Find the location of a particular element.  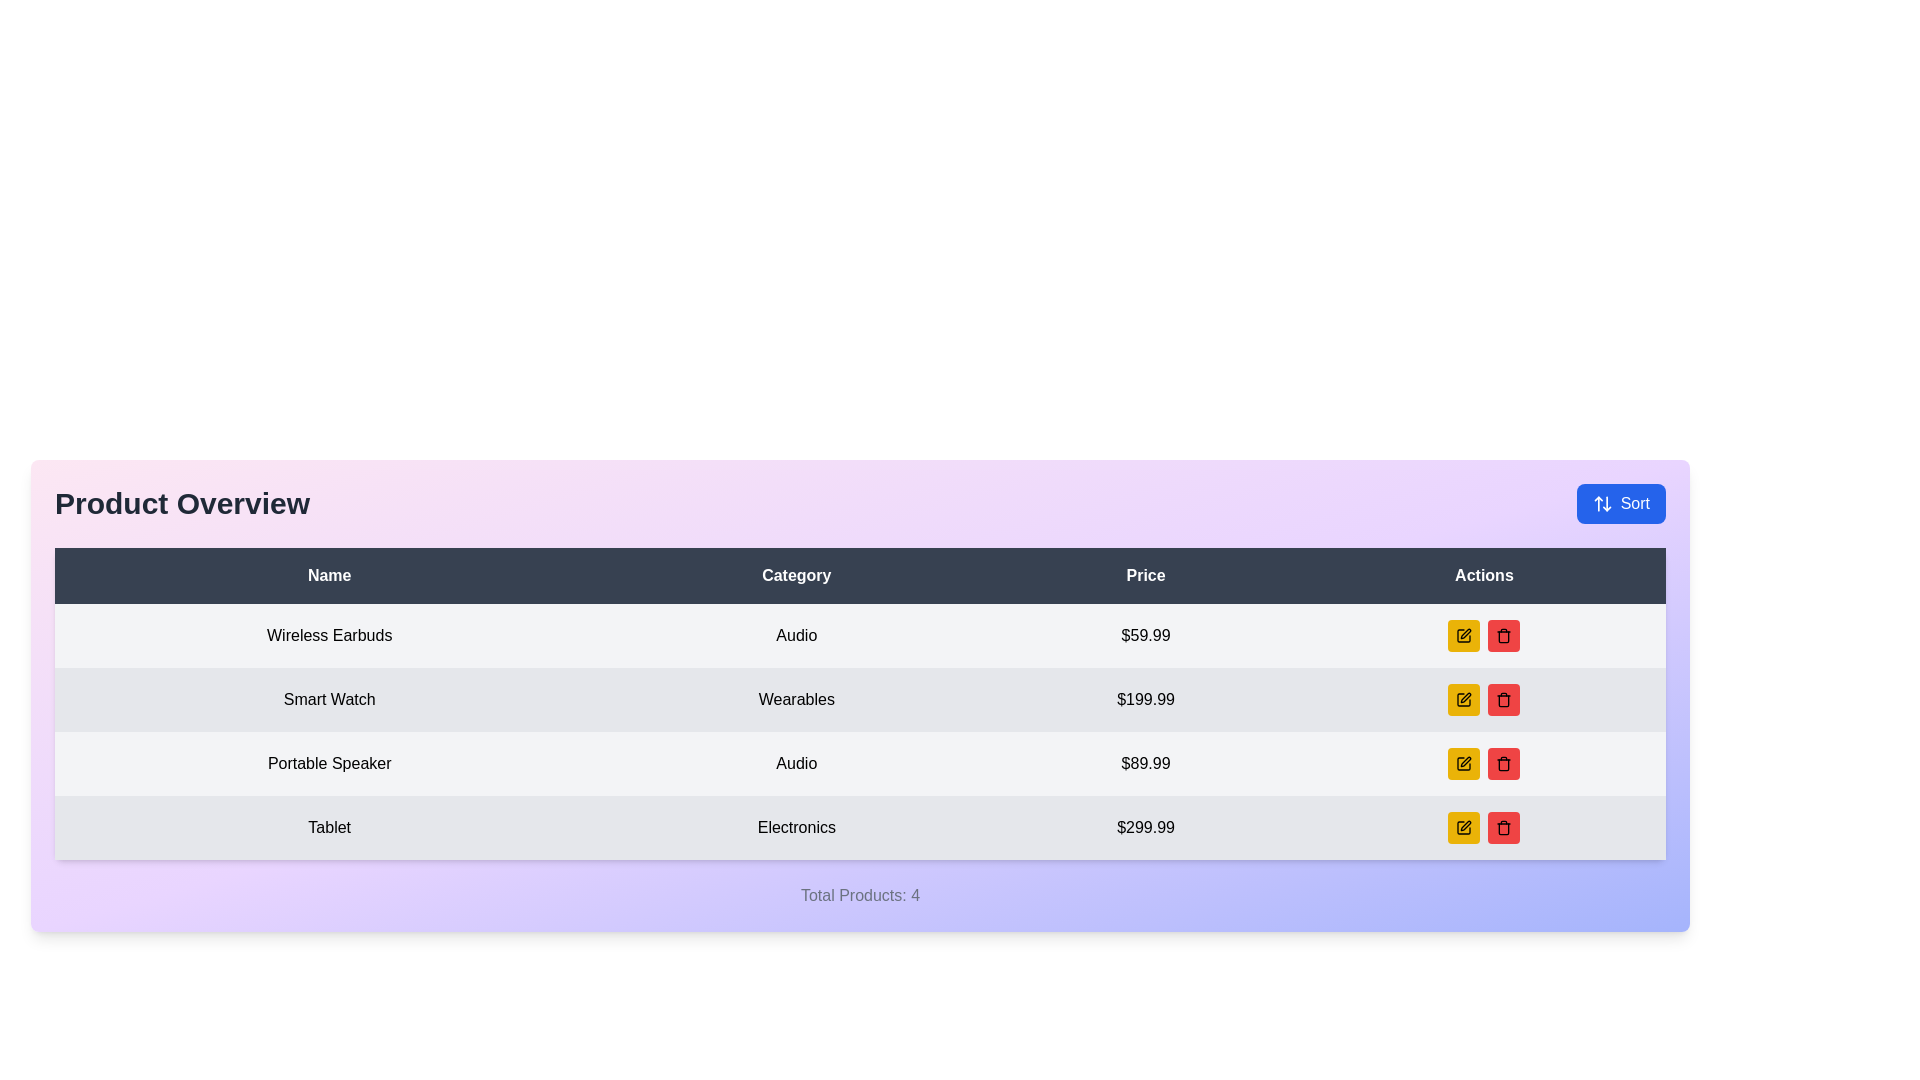

the red delete button with the trash icon in the button group for the 'Portable Speaker' product is located at coordinates (1484, 763).